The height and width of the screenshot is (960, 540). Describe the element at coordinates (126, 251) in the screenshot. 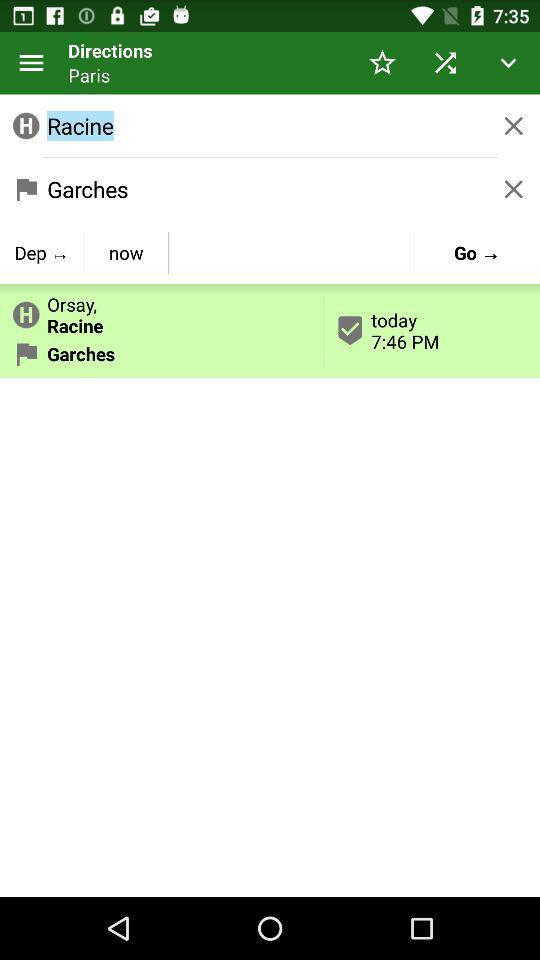

I see `the button to the left of today 7 46 icon` at that location.